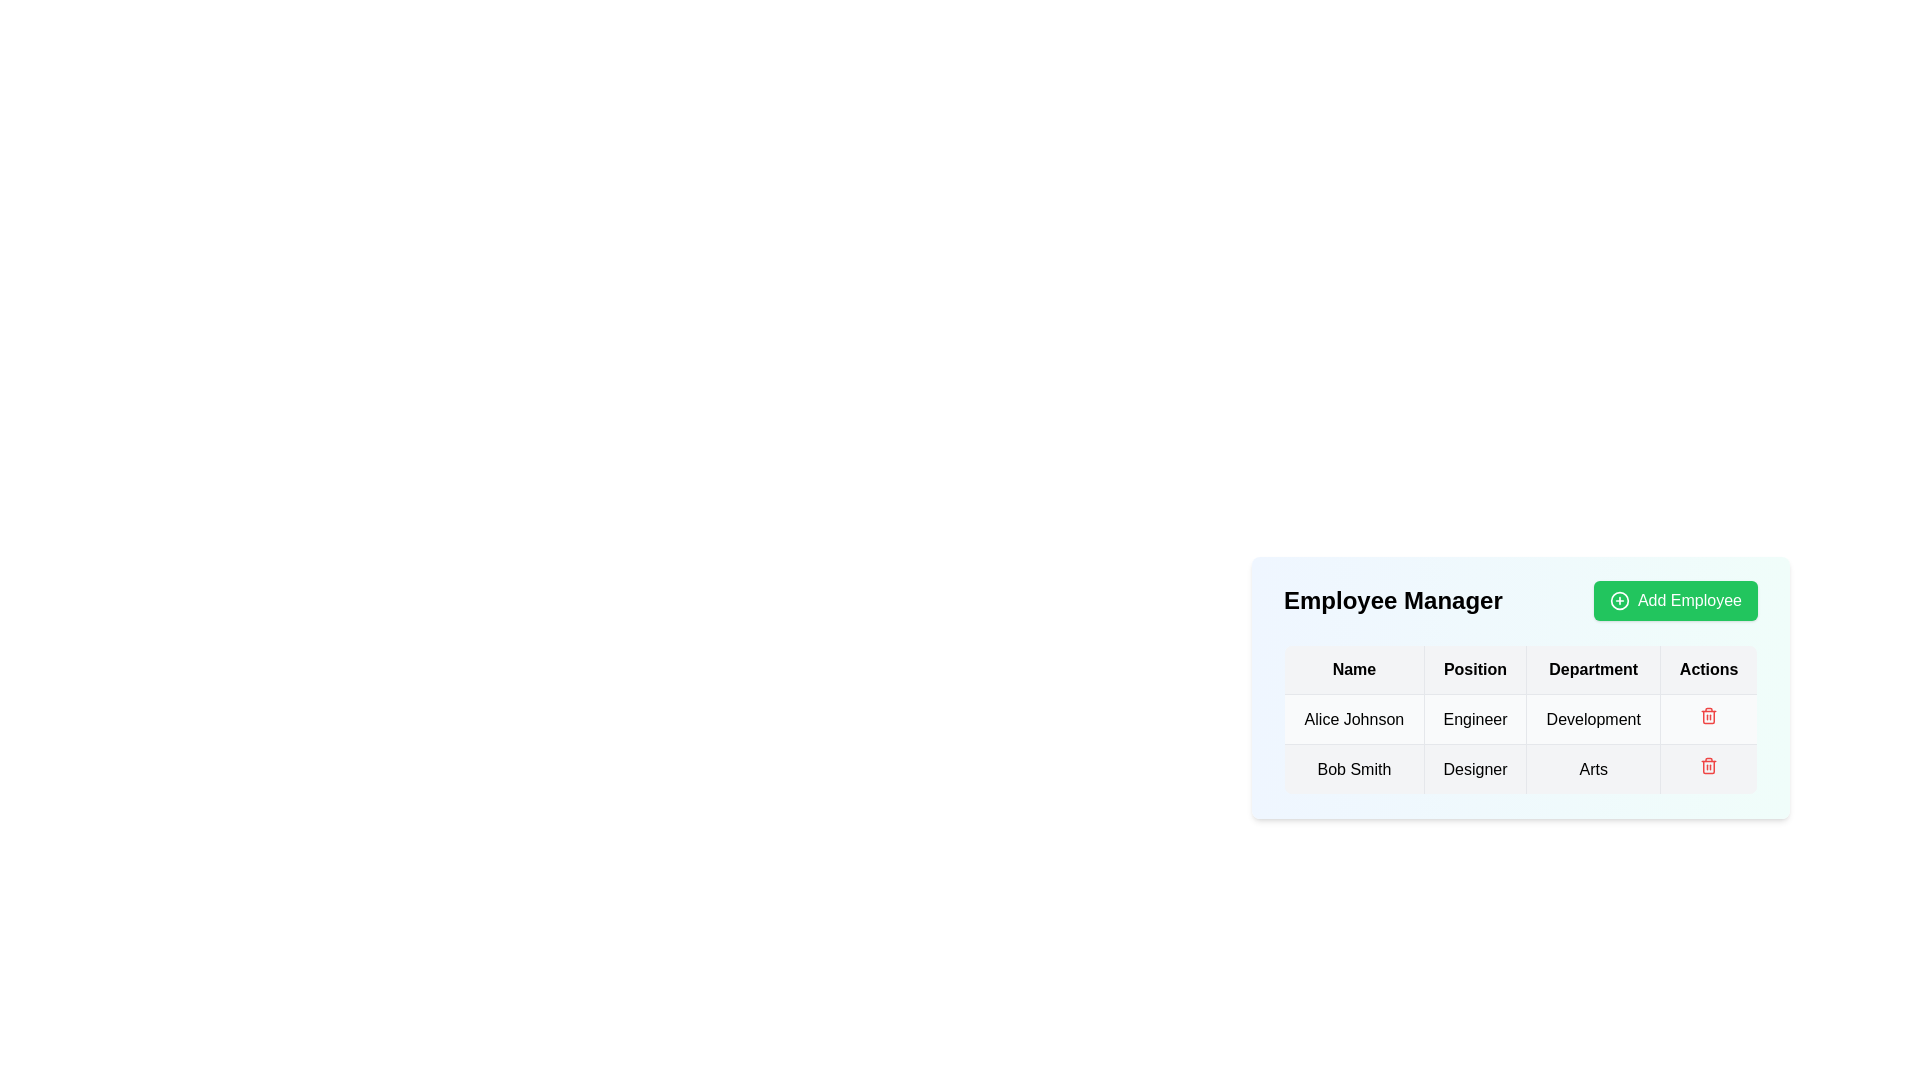 This screenshot has width=1920, height=1080. I want to click on text from the second header cell in the 'Employee Manager' section of the table, which is positioned between the 'Name' and 'Department' headers, so click(1475, 670).